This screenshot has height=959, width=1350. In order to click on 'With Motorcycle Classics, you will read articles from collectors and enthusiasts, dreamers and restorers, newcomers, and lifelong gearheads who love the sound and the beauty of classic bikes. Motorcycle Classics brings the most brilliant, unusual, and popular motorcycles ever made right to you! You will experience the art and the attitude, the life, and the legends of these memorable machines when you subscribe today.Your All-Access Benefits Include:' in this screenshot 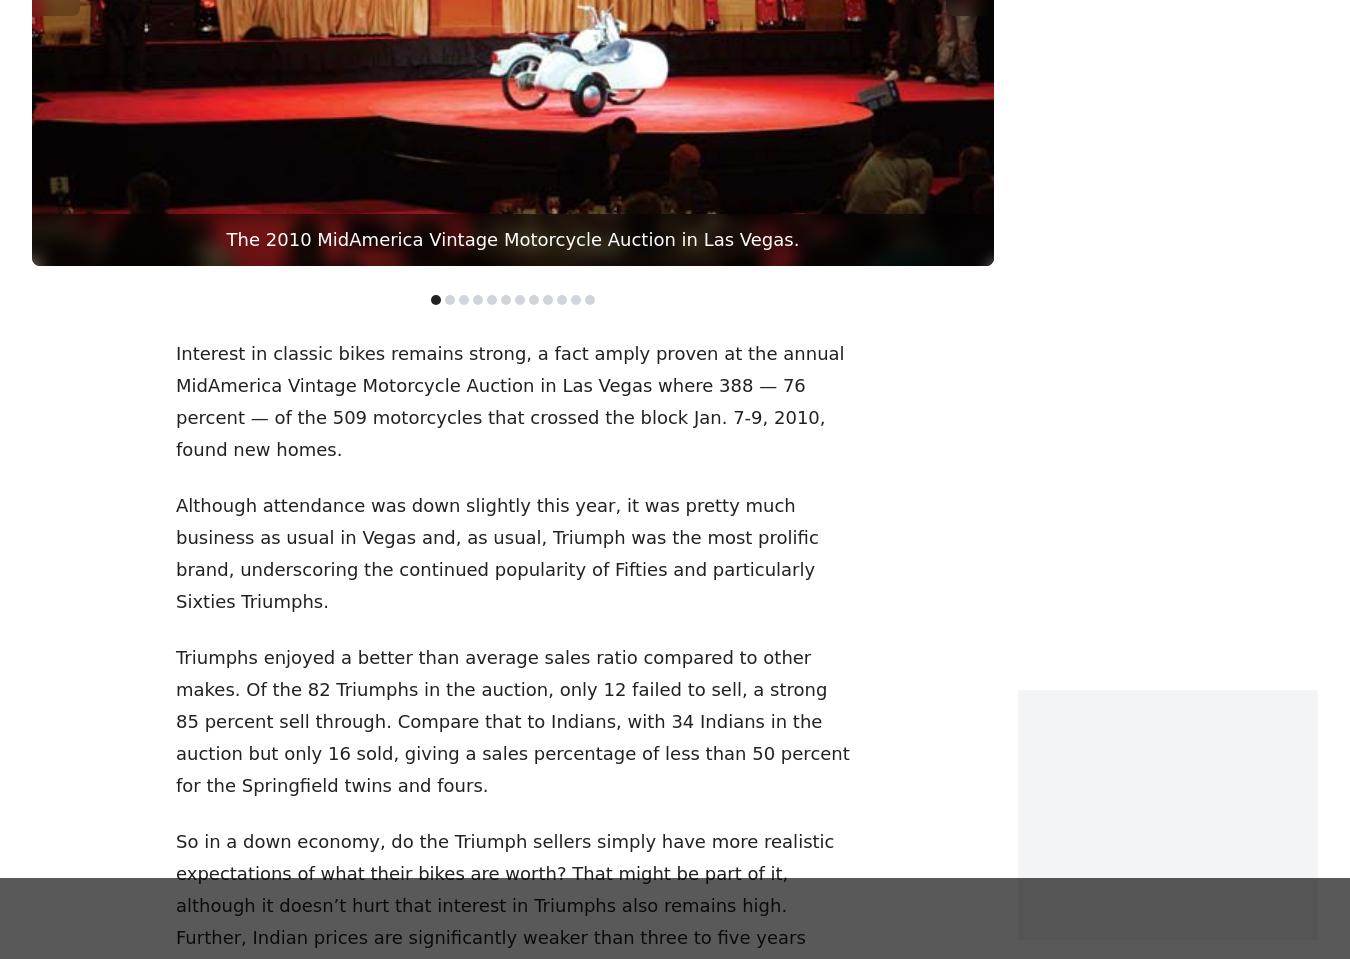, I will do `click(271, 576)`.